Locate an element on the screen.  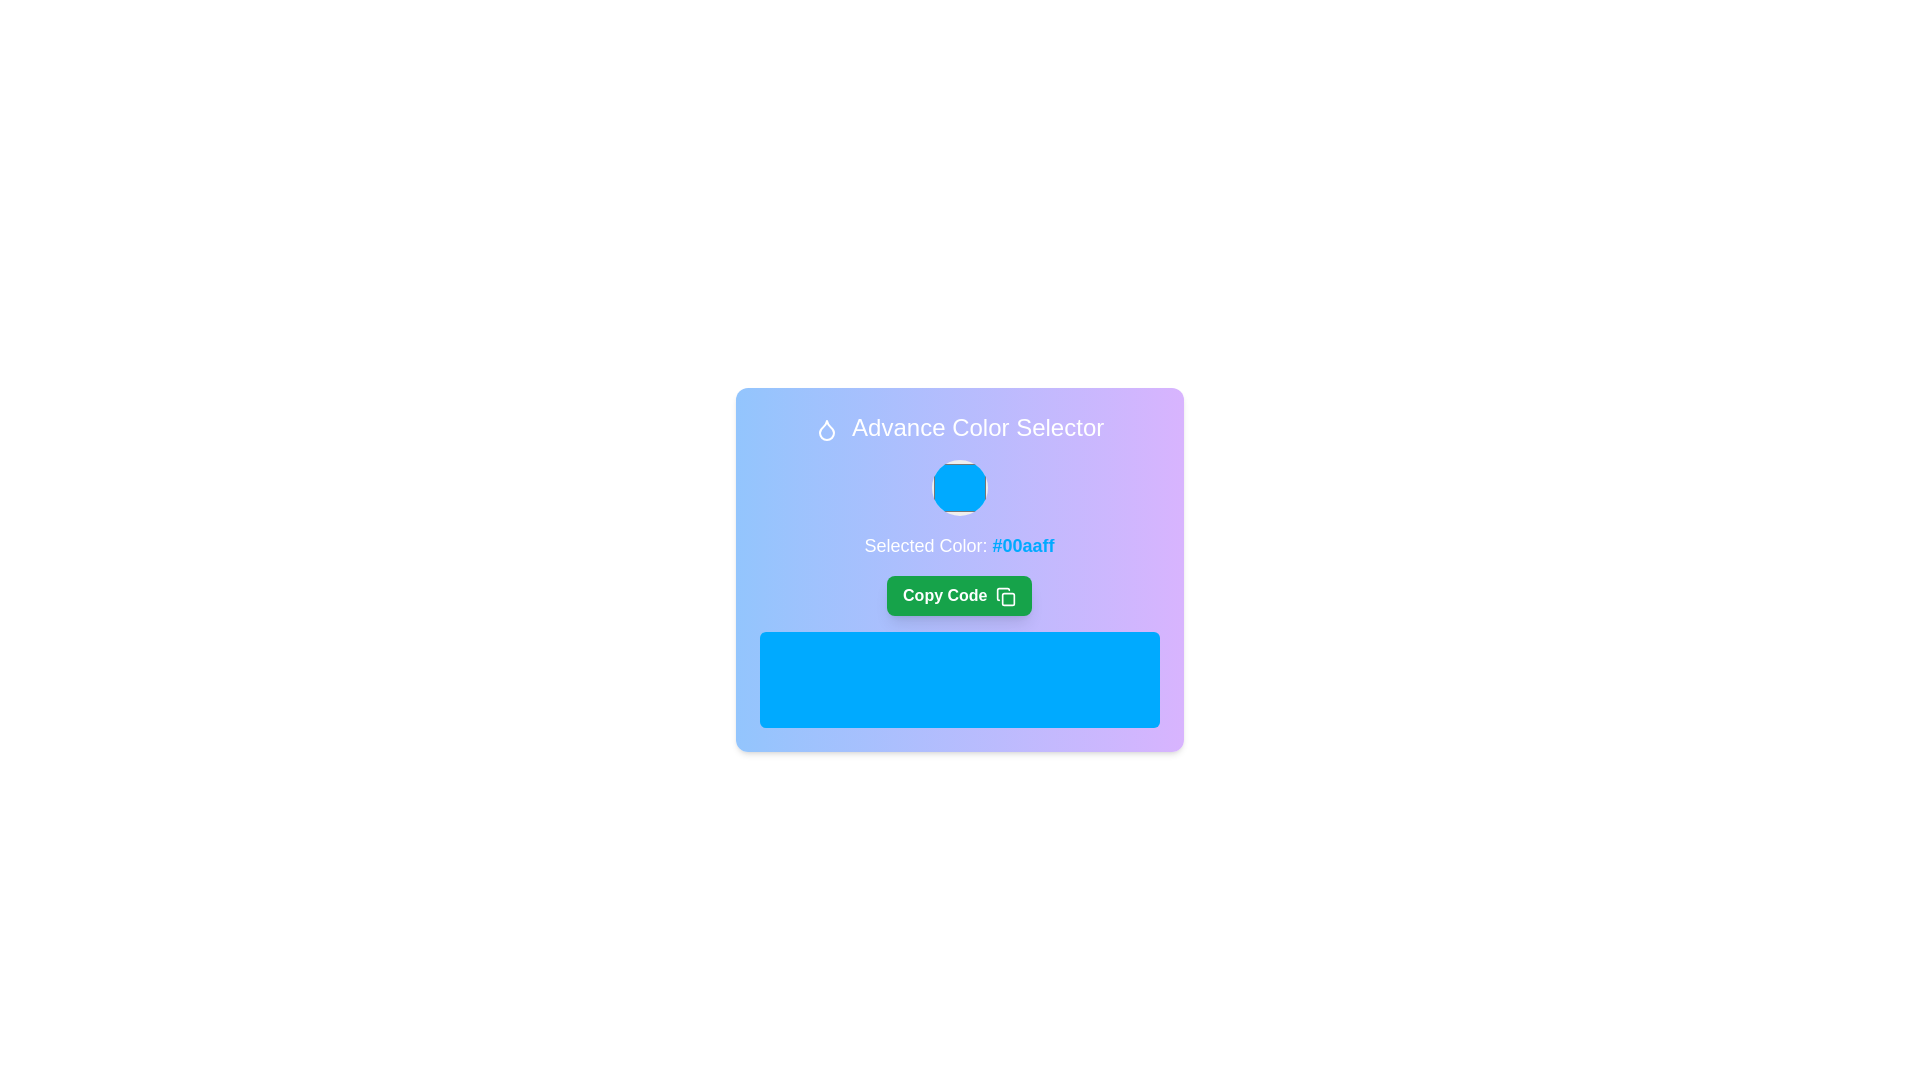
the green rounded rectangle button labeled 'Copy Code' is located at coordinates (958, 595).